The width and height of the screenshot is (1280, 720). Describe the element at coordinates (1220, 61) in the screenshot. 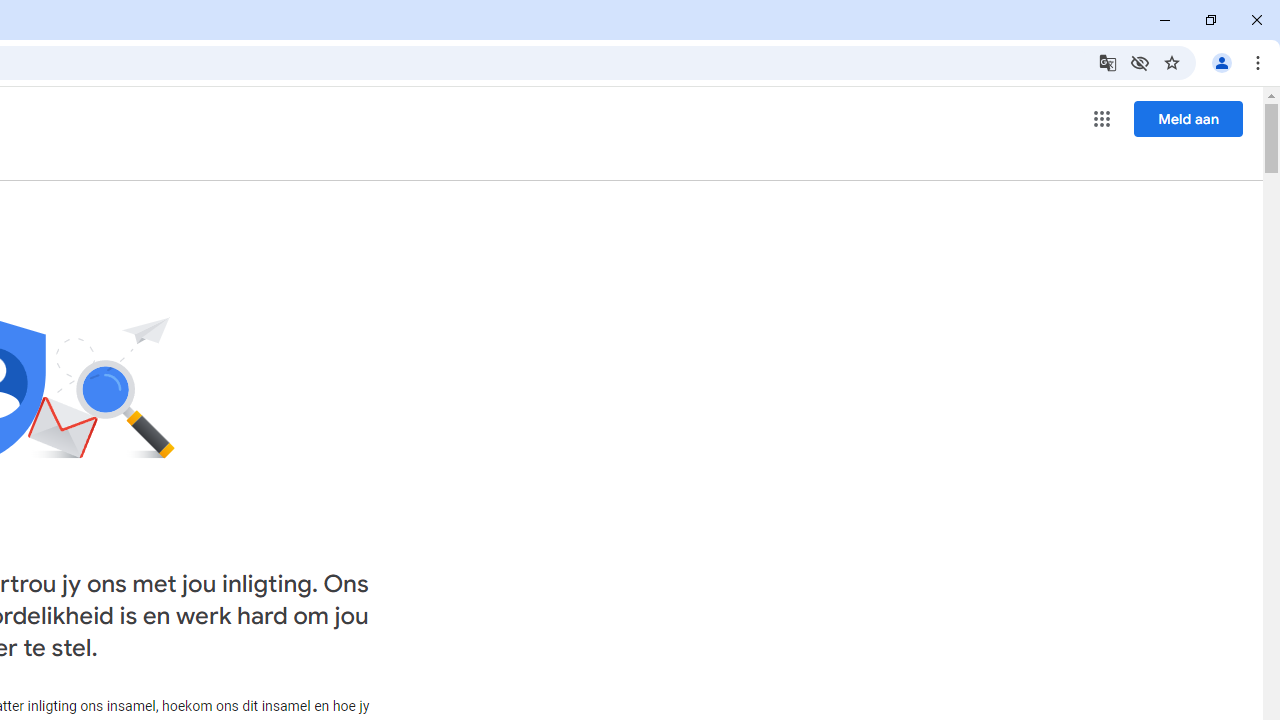

I see `'You'` at that location.